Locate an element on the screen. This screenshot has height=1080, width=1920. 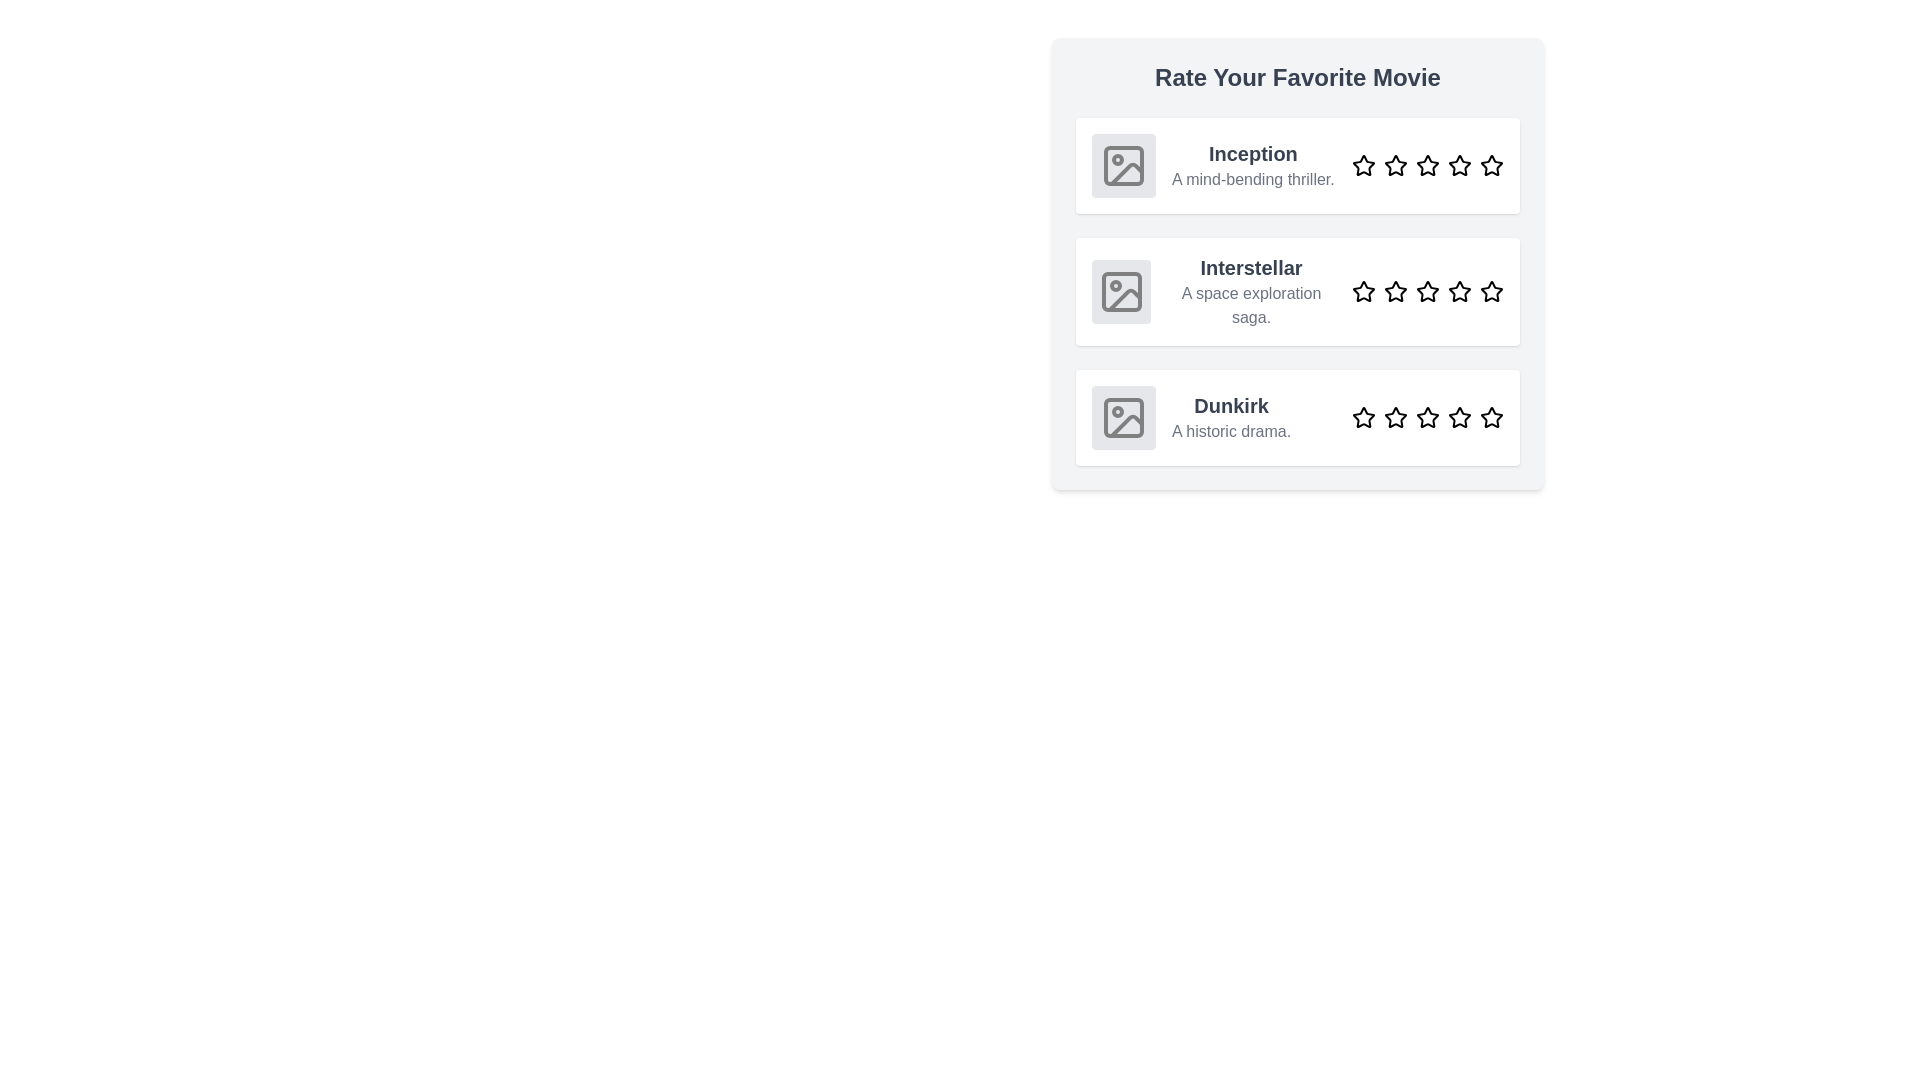
the first star icon in the rating system under the 'Dunkirk' section is located at coordinates (1362, 416).